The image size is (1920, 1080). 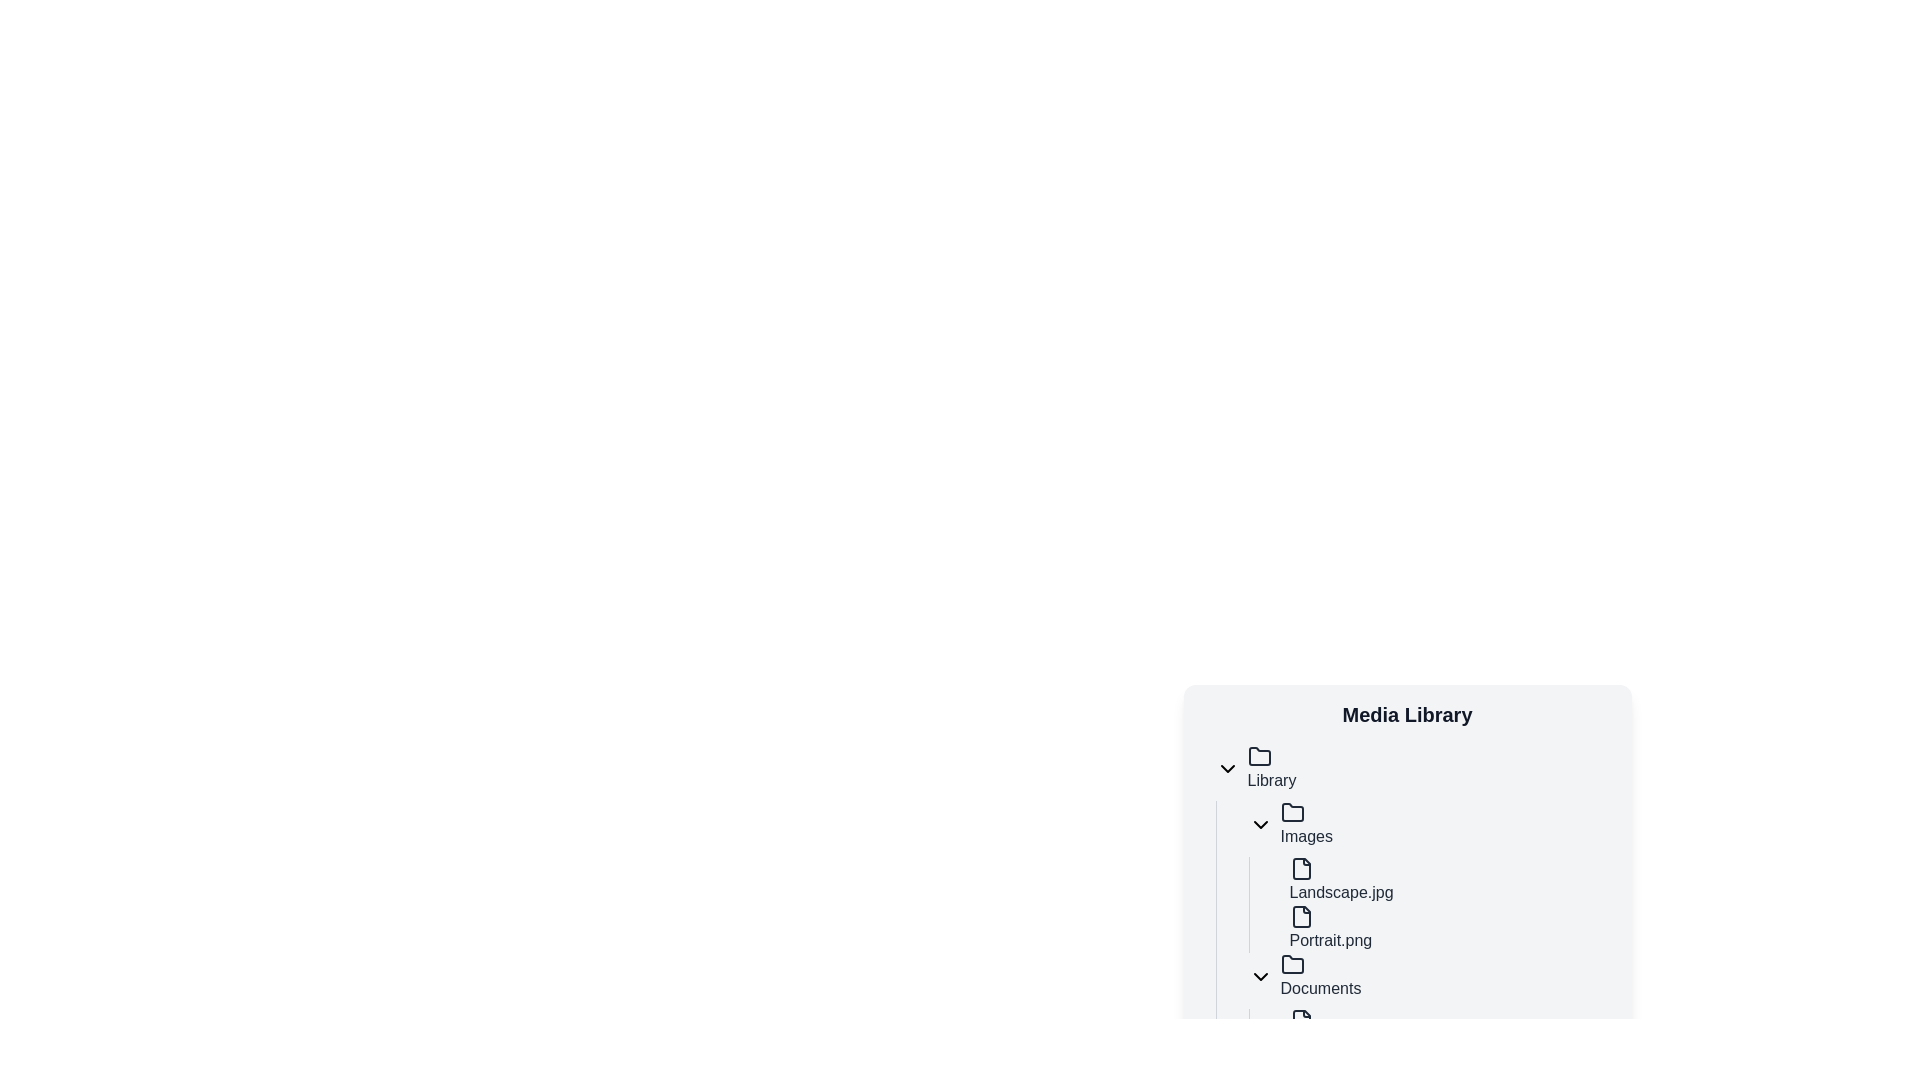 I want to click on the small file icon representing the document 'Landscape.jpg', so click(x=1301, y=867).